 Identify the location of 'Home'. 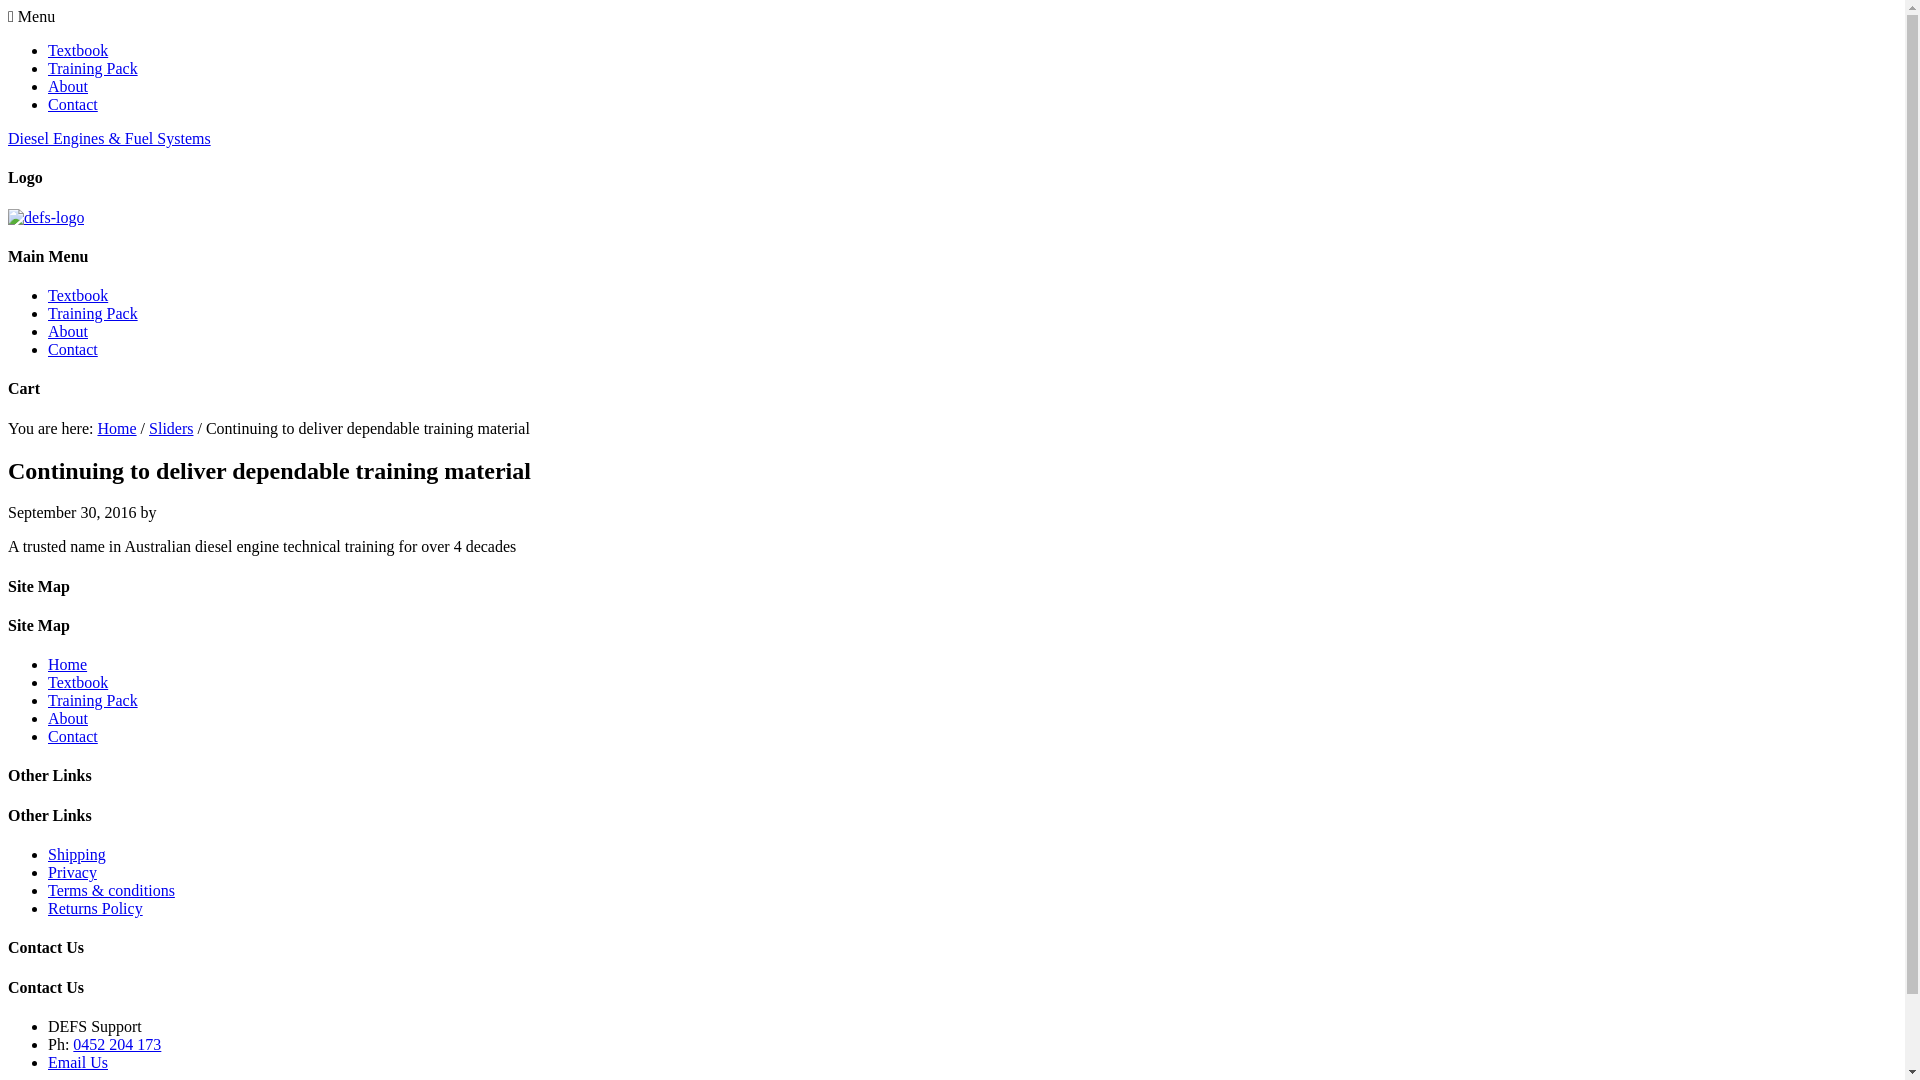
(95, 427).